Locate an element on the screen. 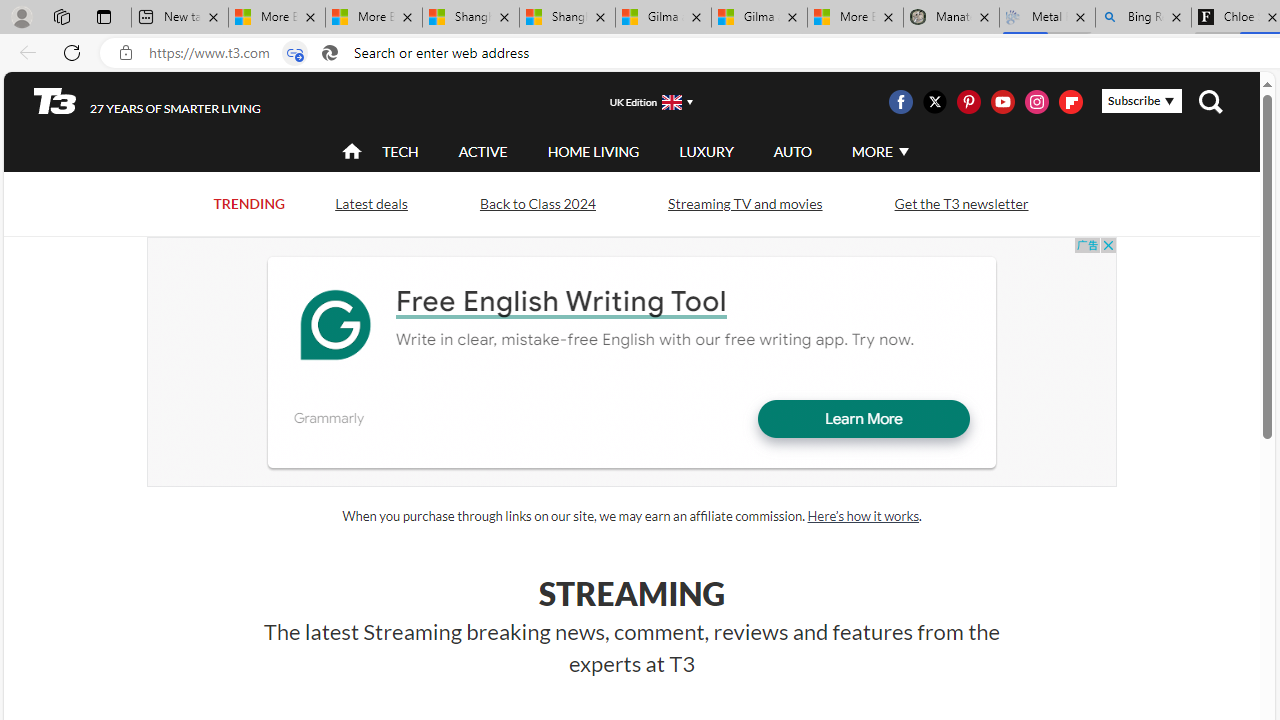 The height and width of the screenshot is (720, 1280). 'Class: icon-svg' is located at coordinates (1069, 101).